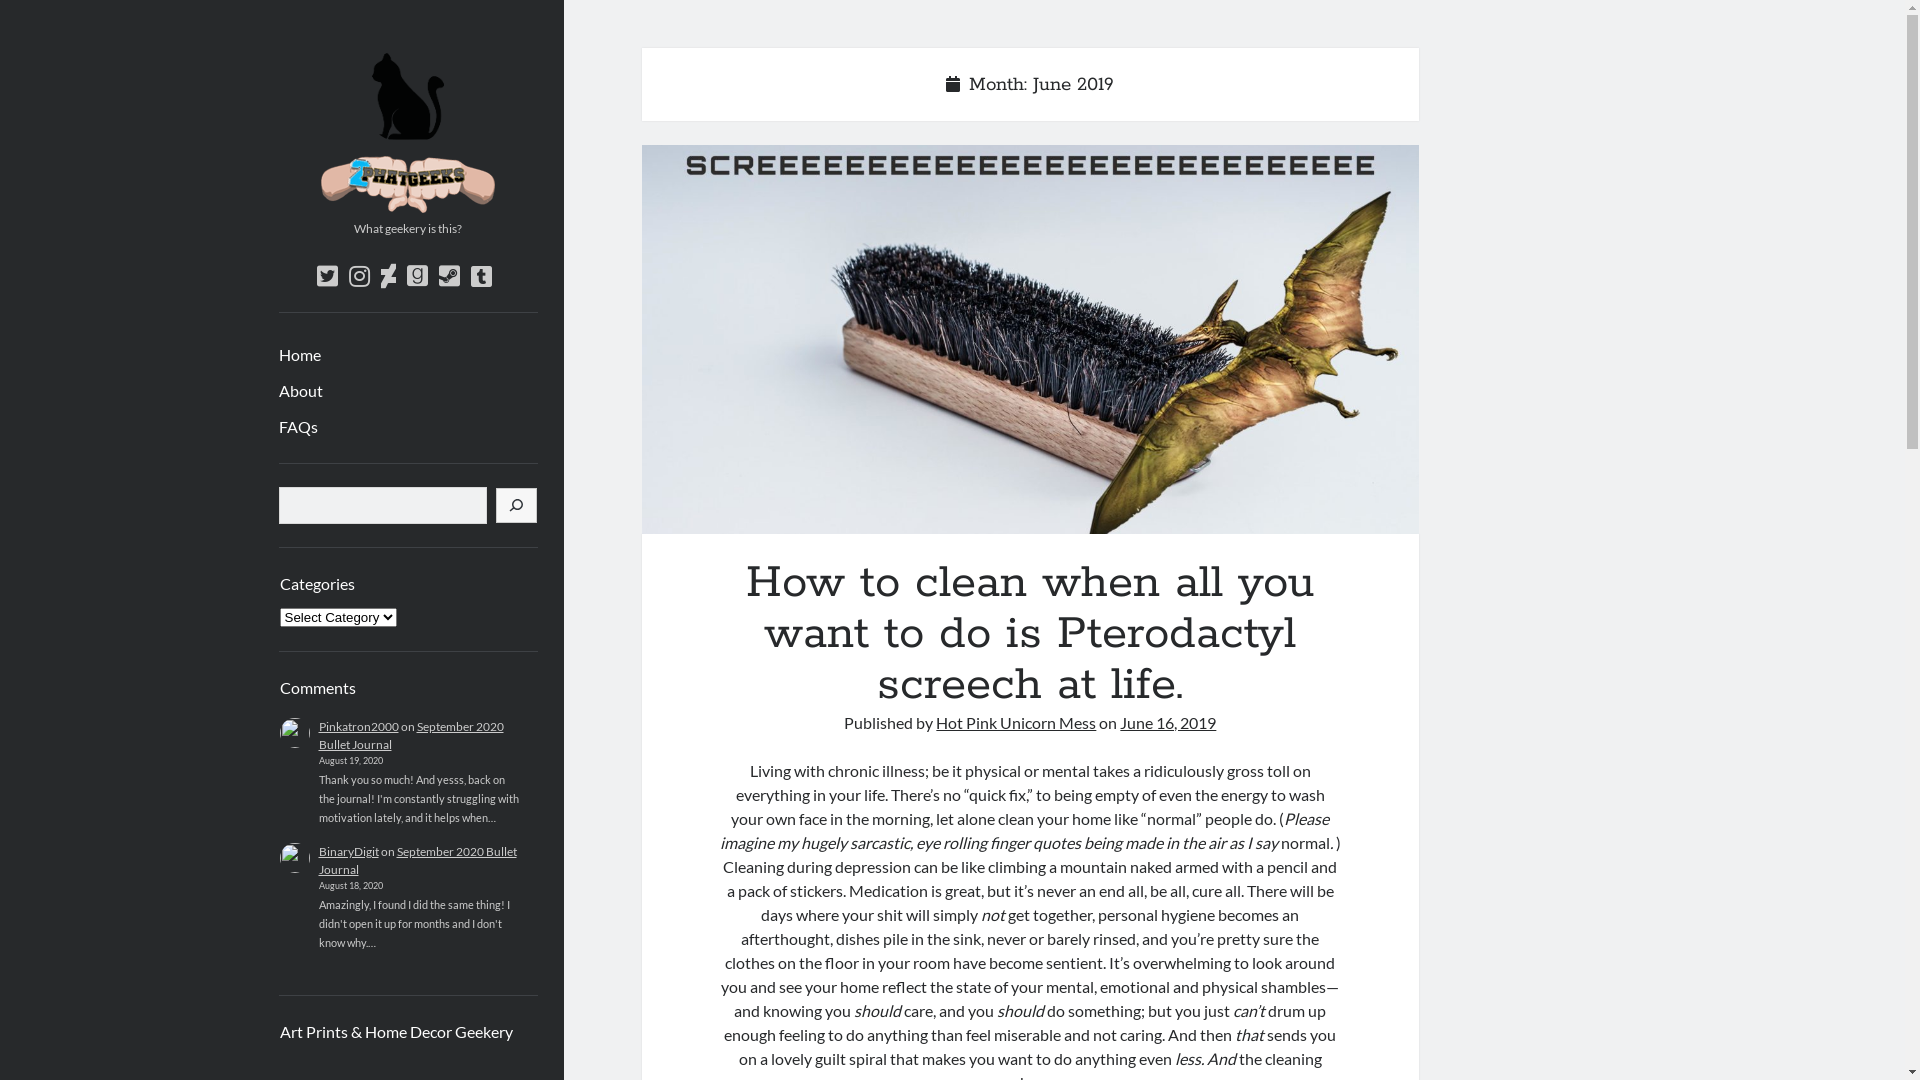 This screenshot has height=1080, width=1920. I want to click on 'deviantart', so click(387, 276).